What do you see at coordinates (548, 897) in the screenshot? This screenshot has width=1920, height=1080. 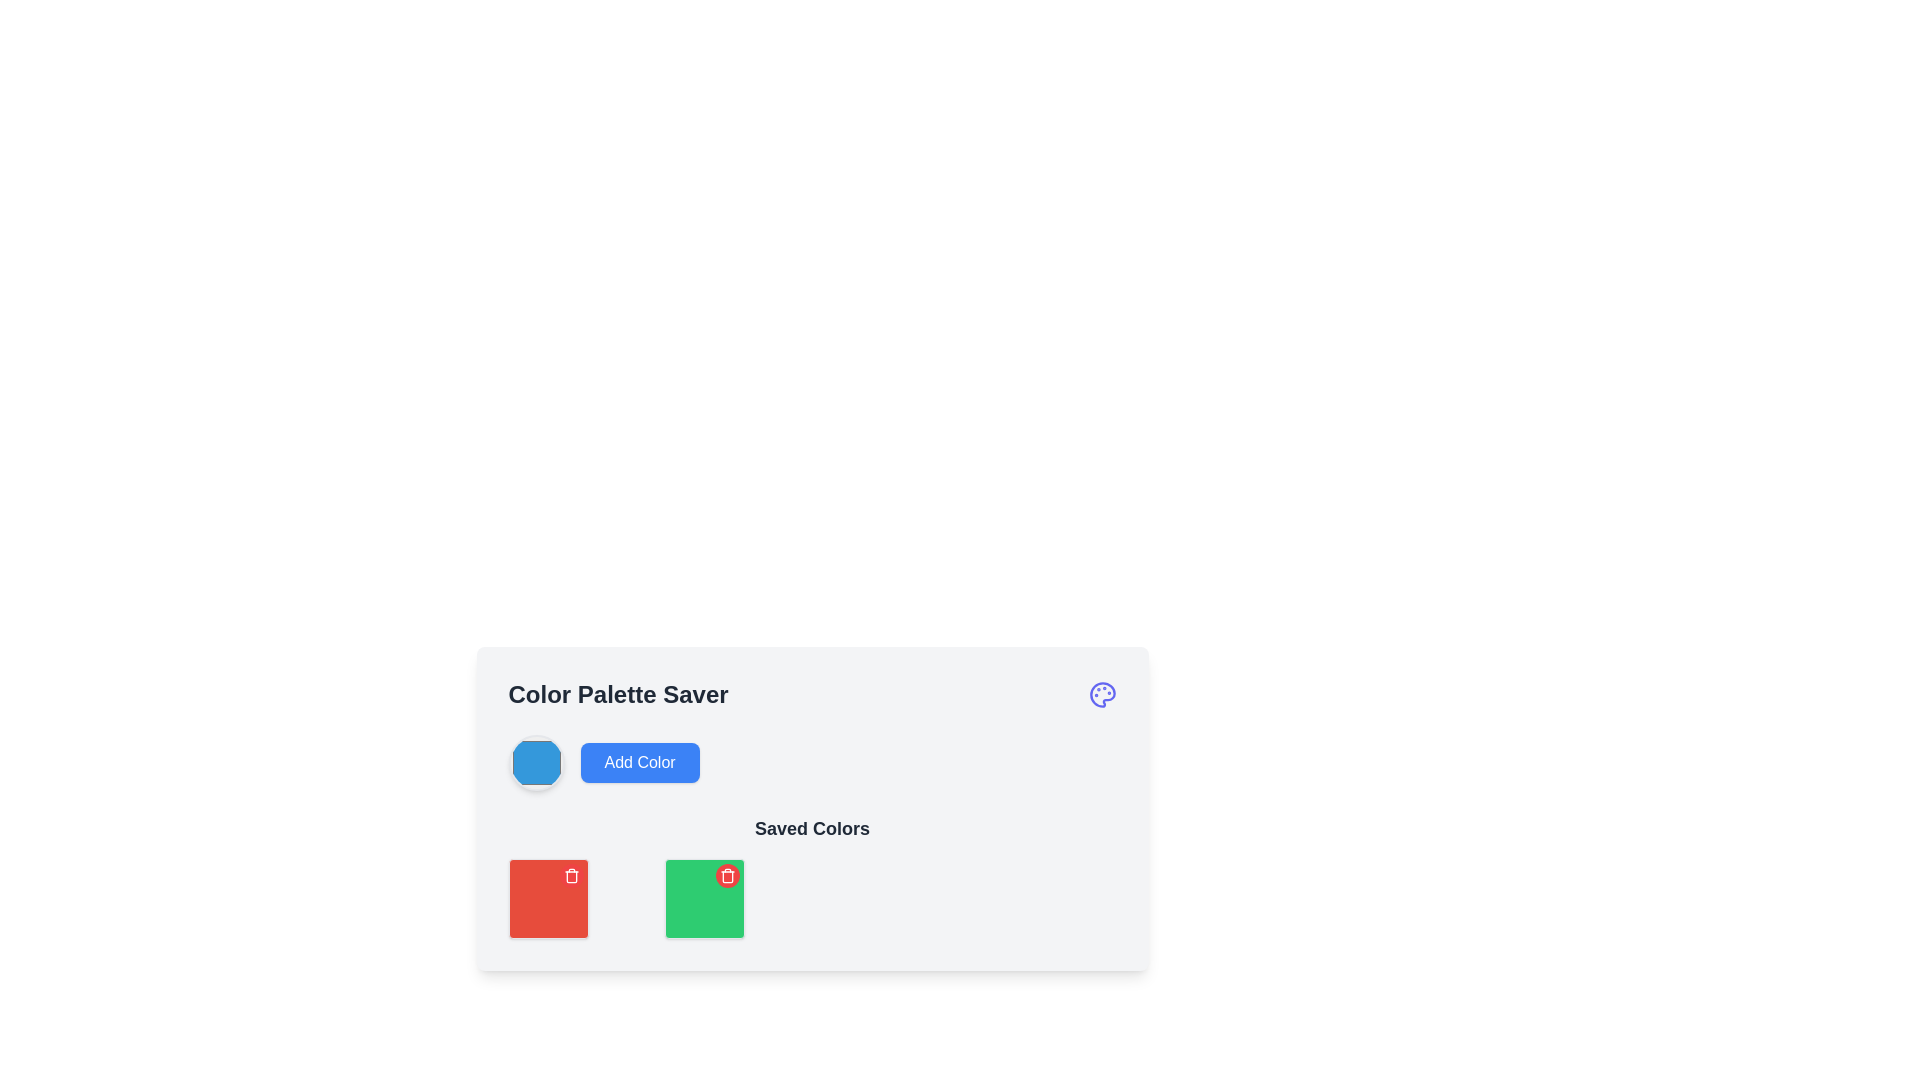 I see `the interactive visual block with a red background and a nested trash can button located under the 'Saved Colors' title` at bounding box center [548, 897].